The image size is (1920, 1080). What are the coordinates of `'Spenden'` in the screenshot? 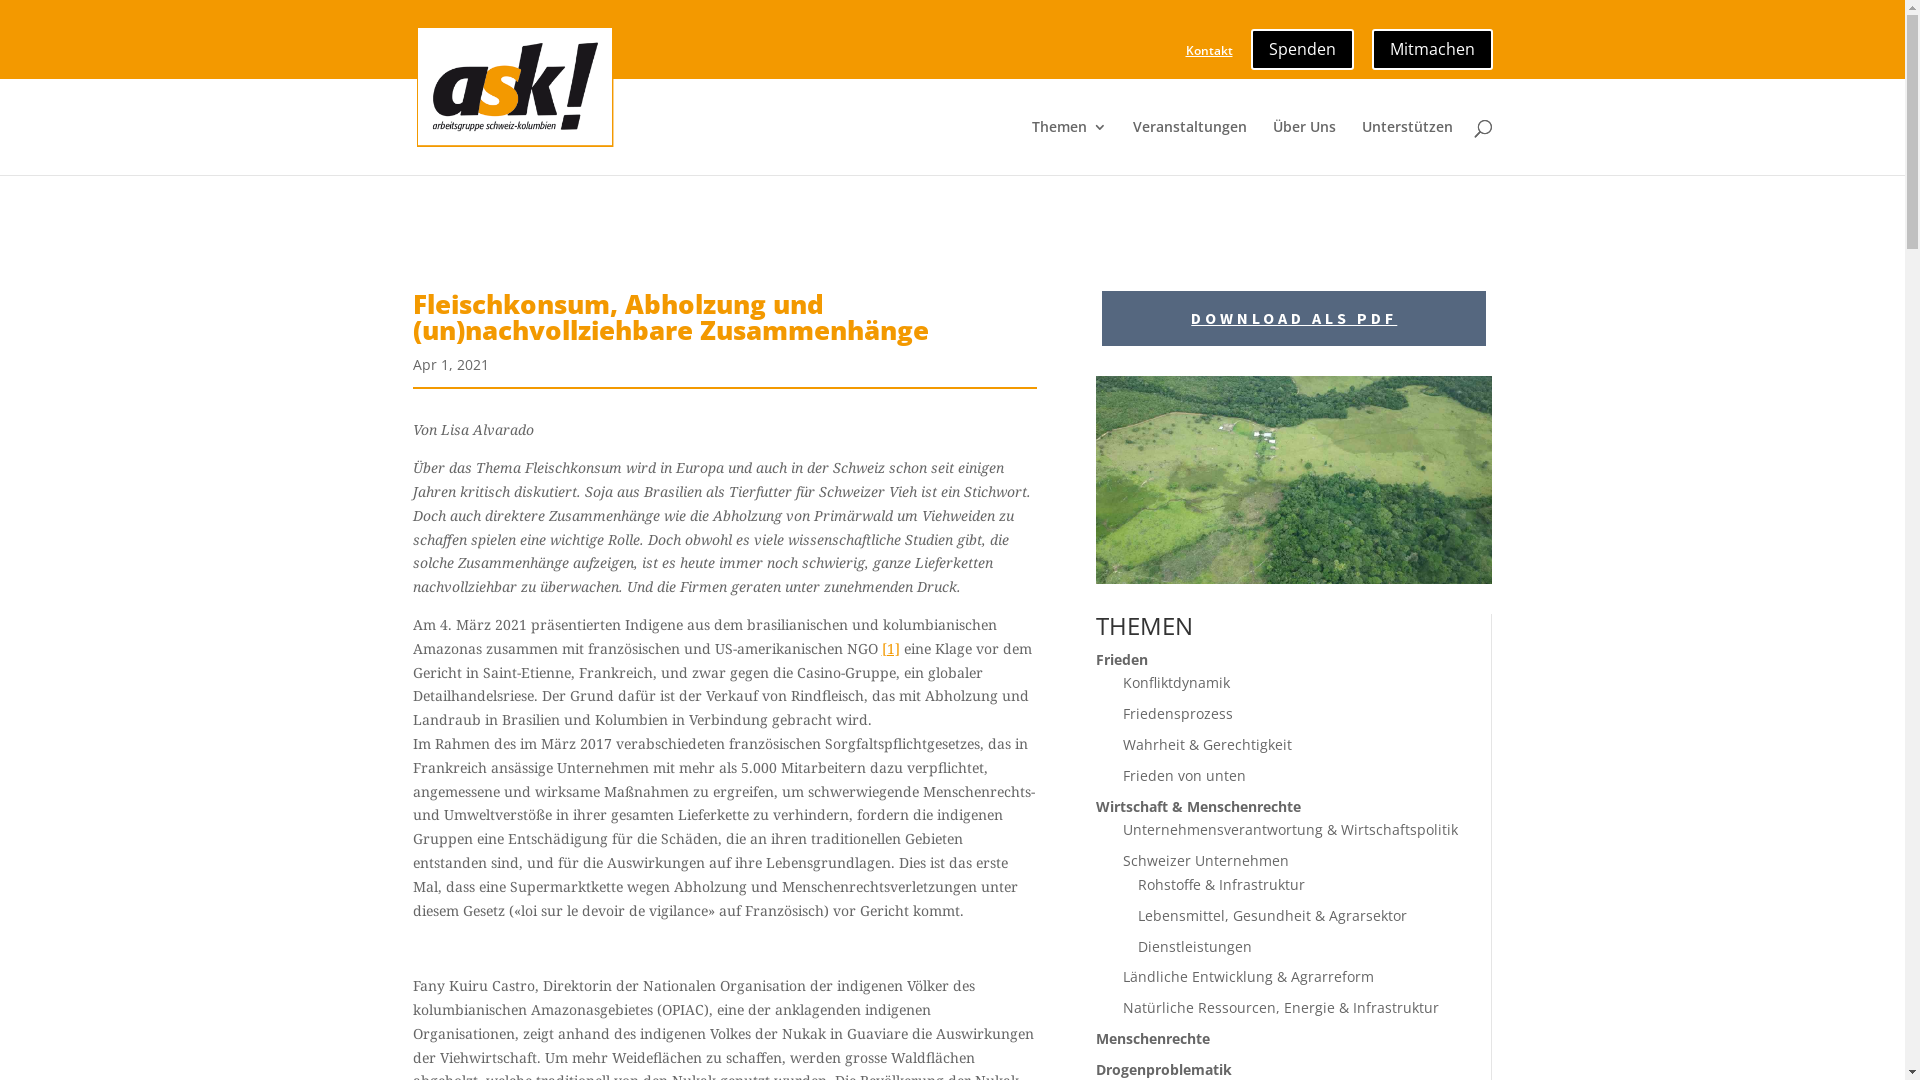 It's located at (1301, 43).